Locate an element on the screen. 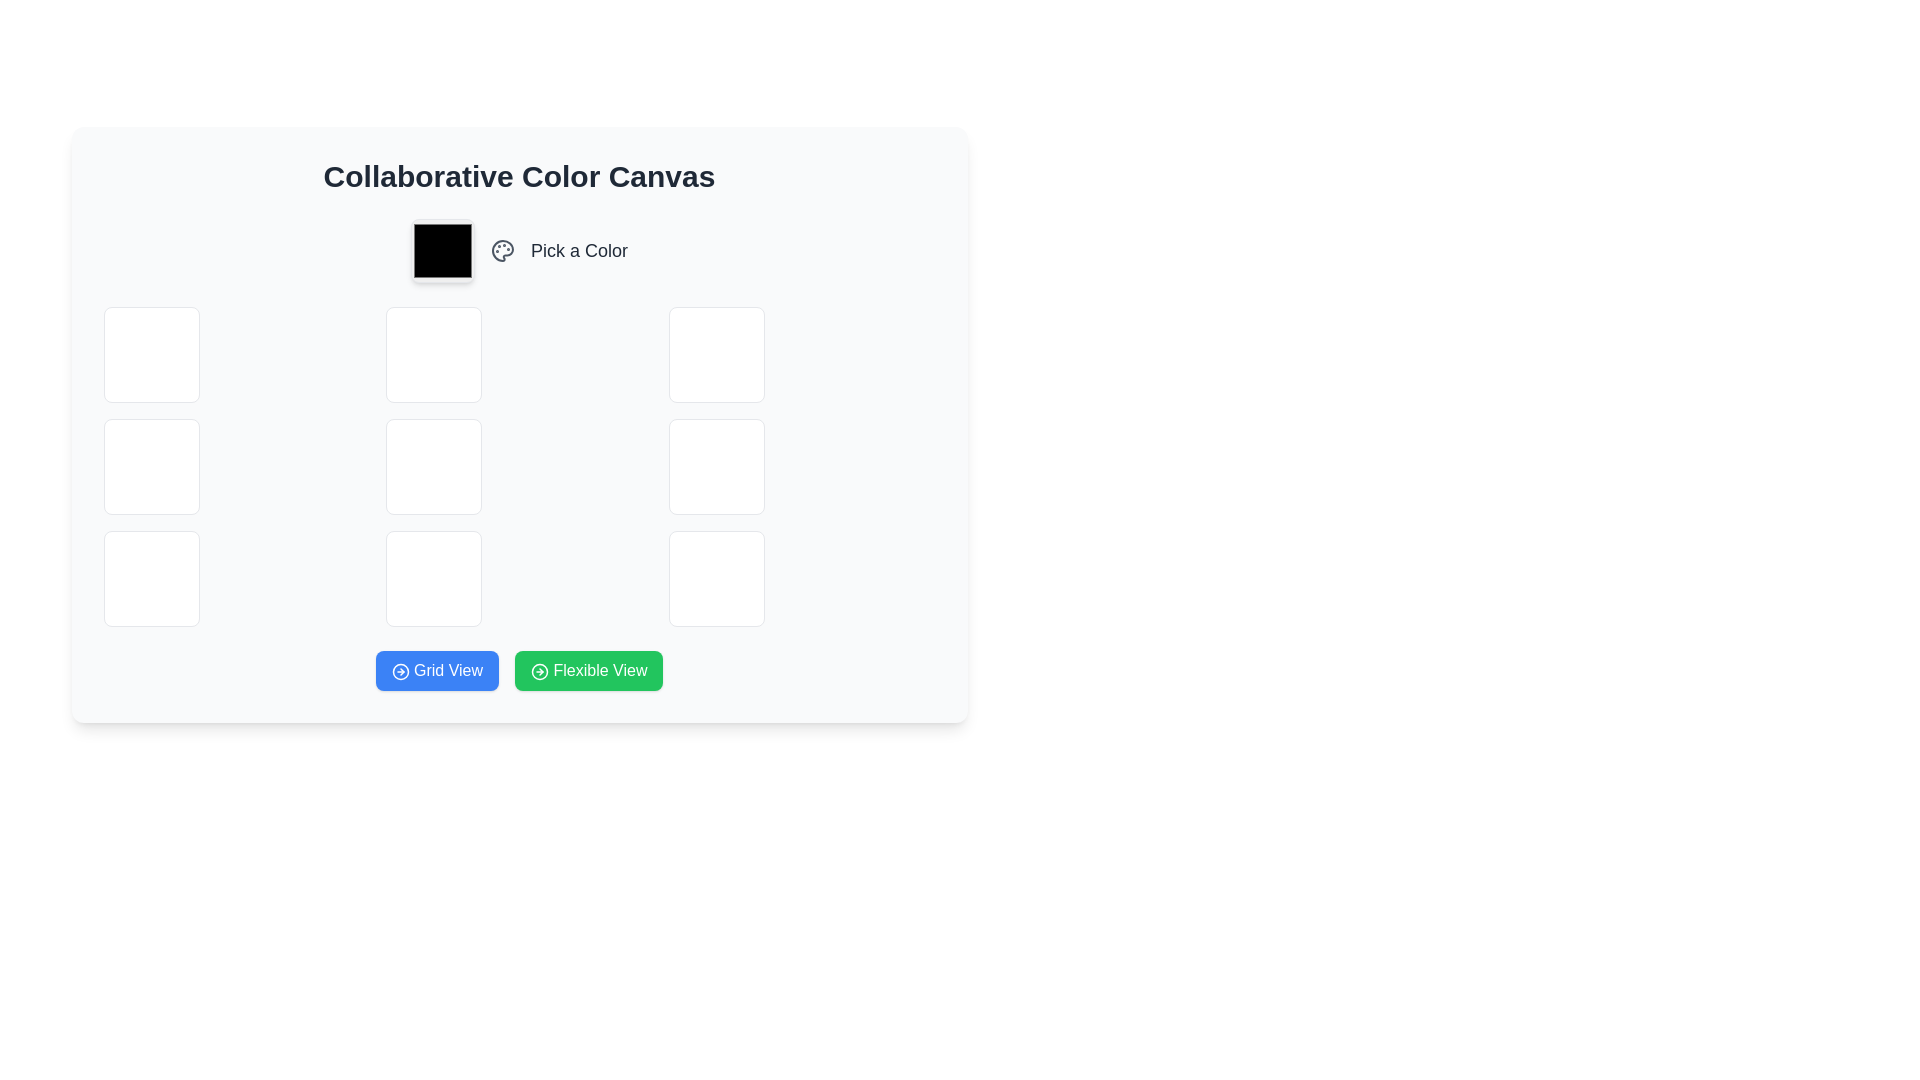 Image resolution: width=1920 pixels, height=1080 pixels. the text label that reads 'Pick a Color', which is styled with a medium font size and dark gray text color, located to the right of a black square color picker is located at coordinates (578, 249).